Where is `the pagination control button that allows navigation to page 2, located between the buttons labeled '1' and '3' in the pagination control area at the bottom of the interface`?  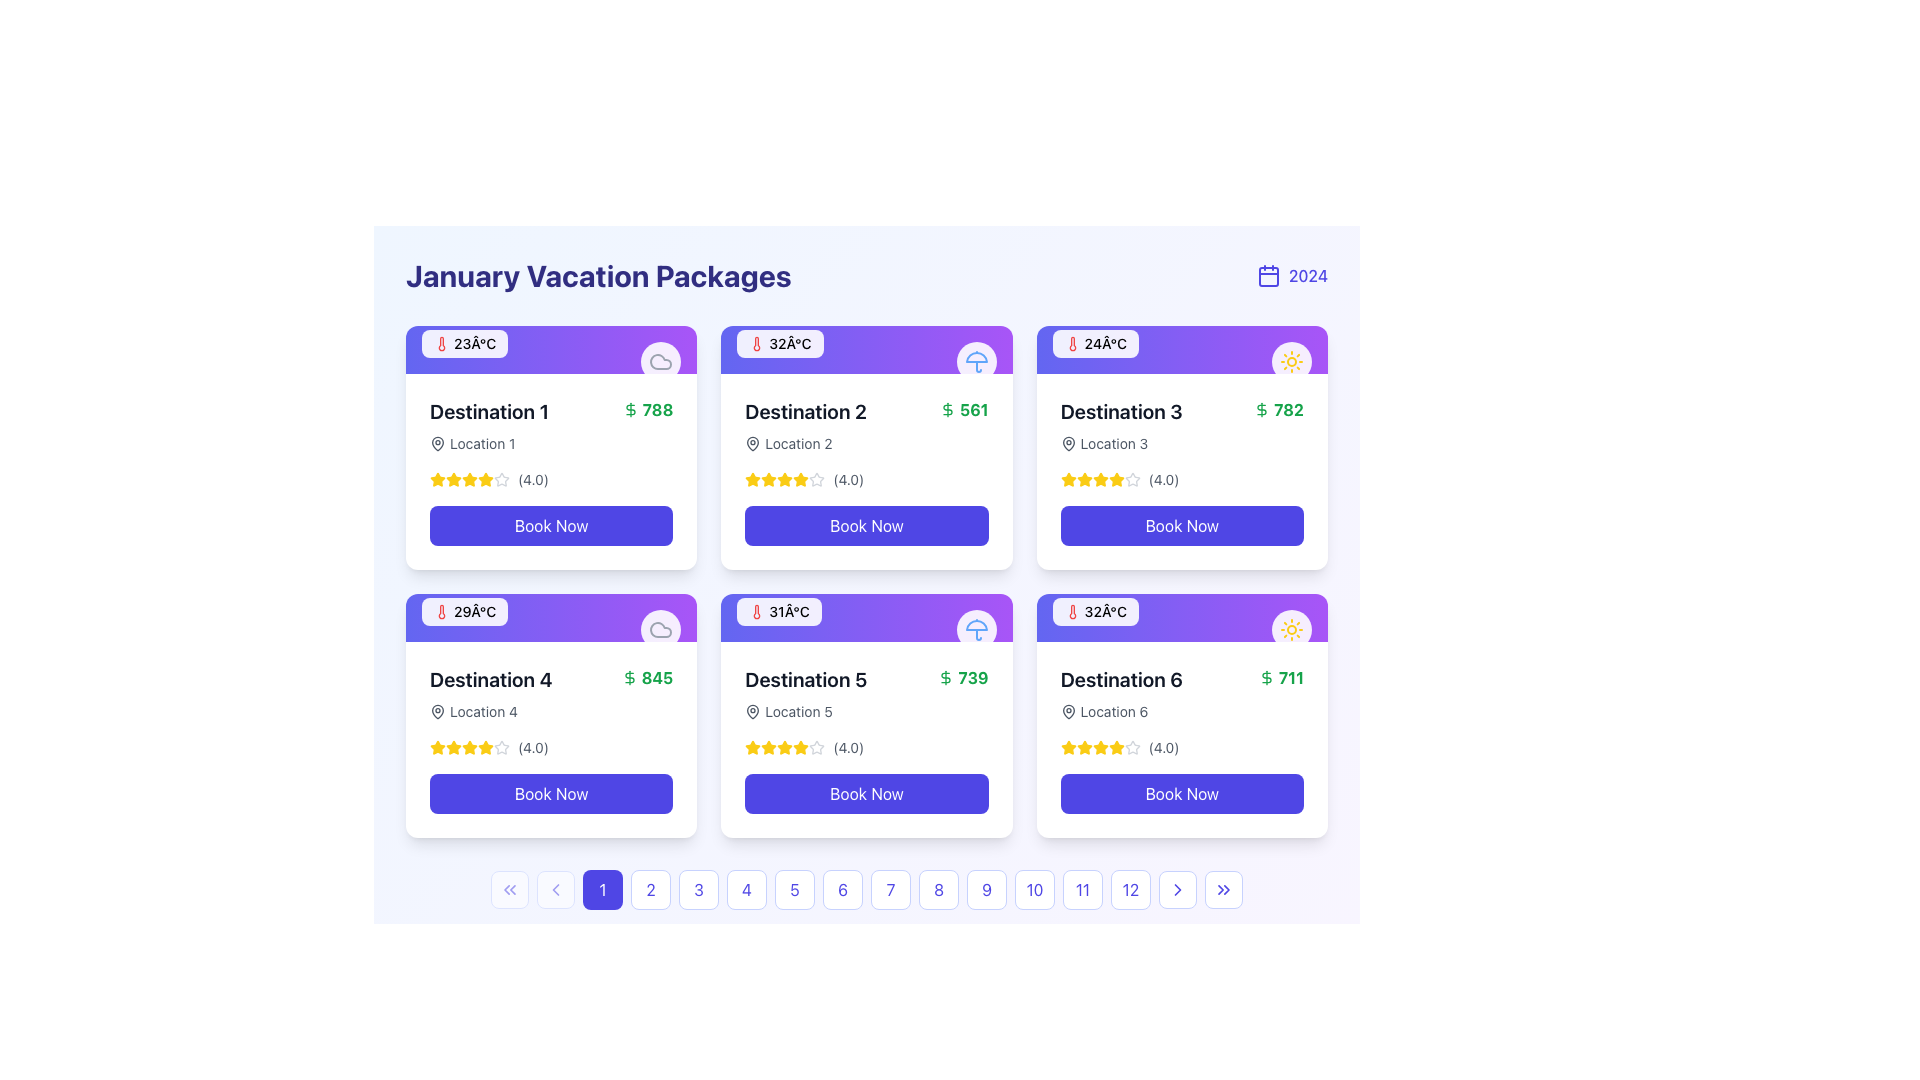
the pagination control button that allows navigation to page 2, located between the buttons labeled '1' and '3' in the pagination control area at the bottom of the interface is located at coordinates (651, 889).